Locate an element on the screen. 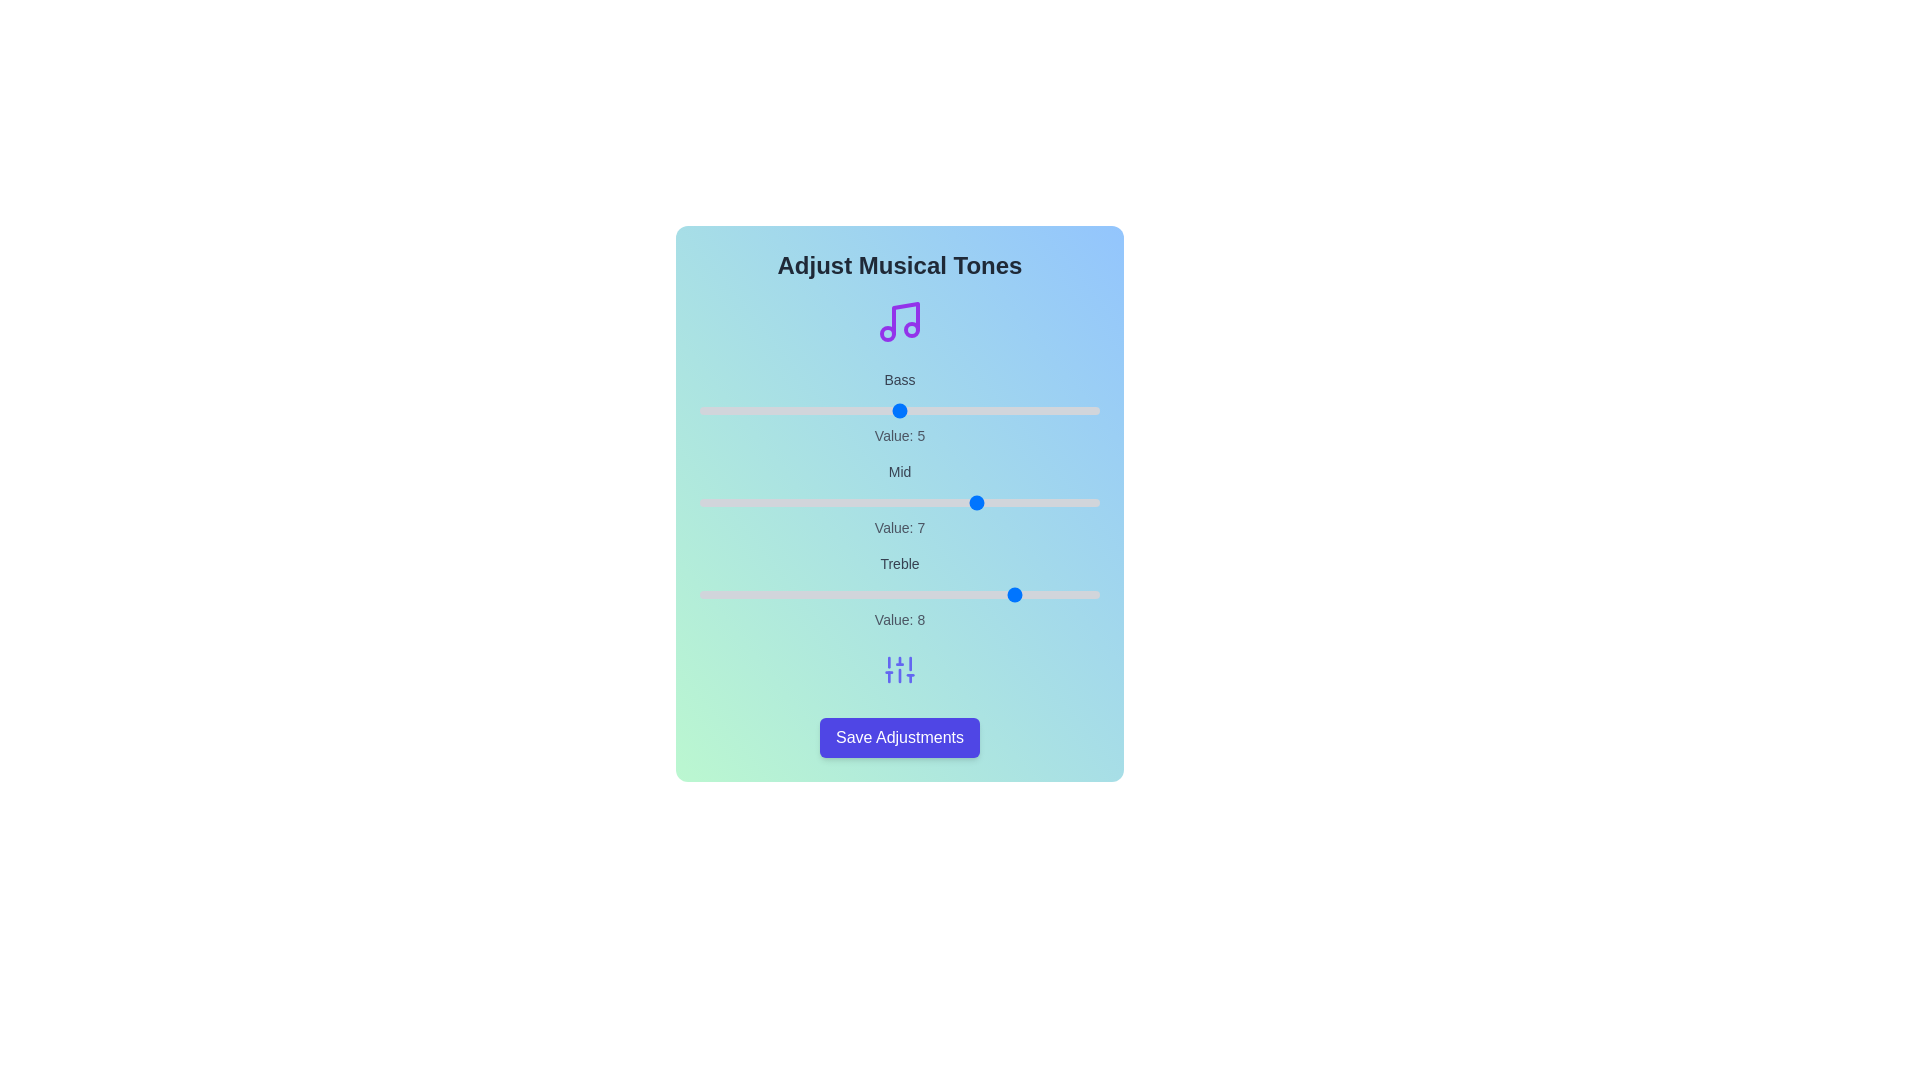 Image resolution: width=1920 pixels, height=1080 pixels. the musical note icon is located at coordinates (899, 320).